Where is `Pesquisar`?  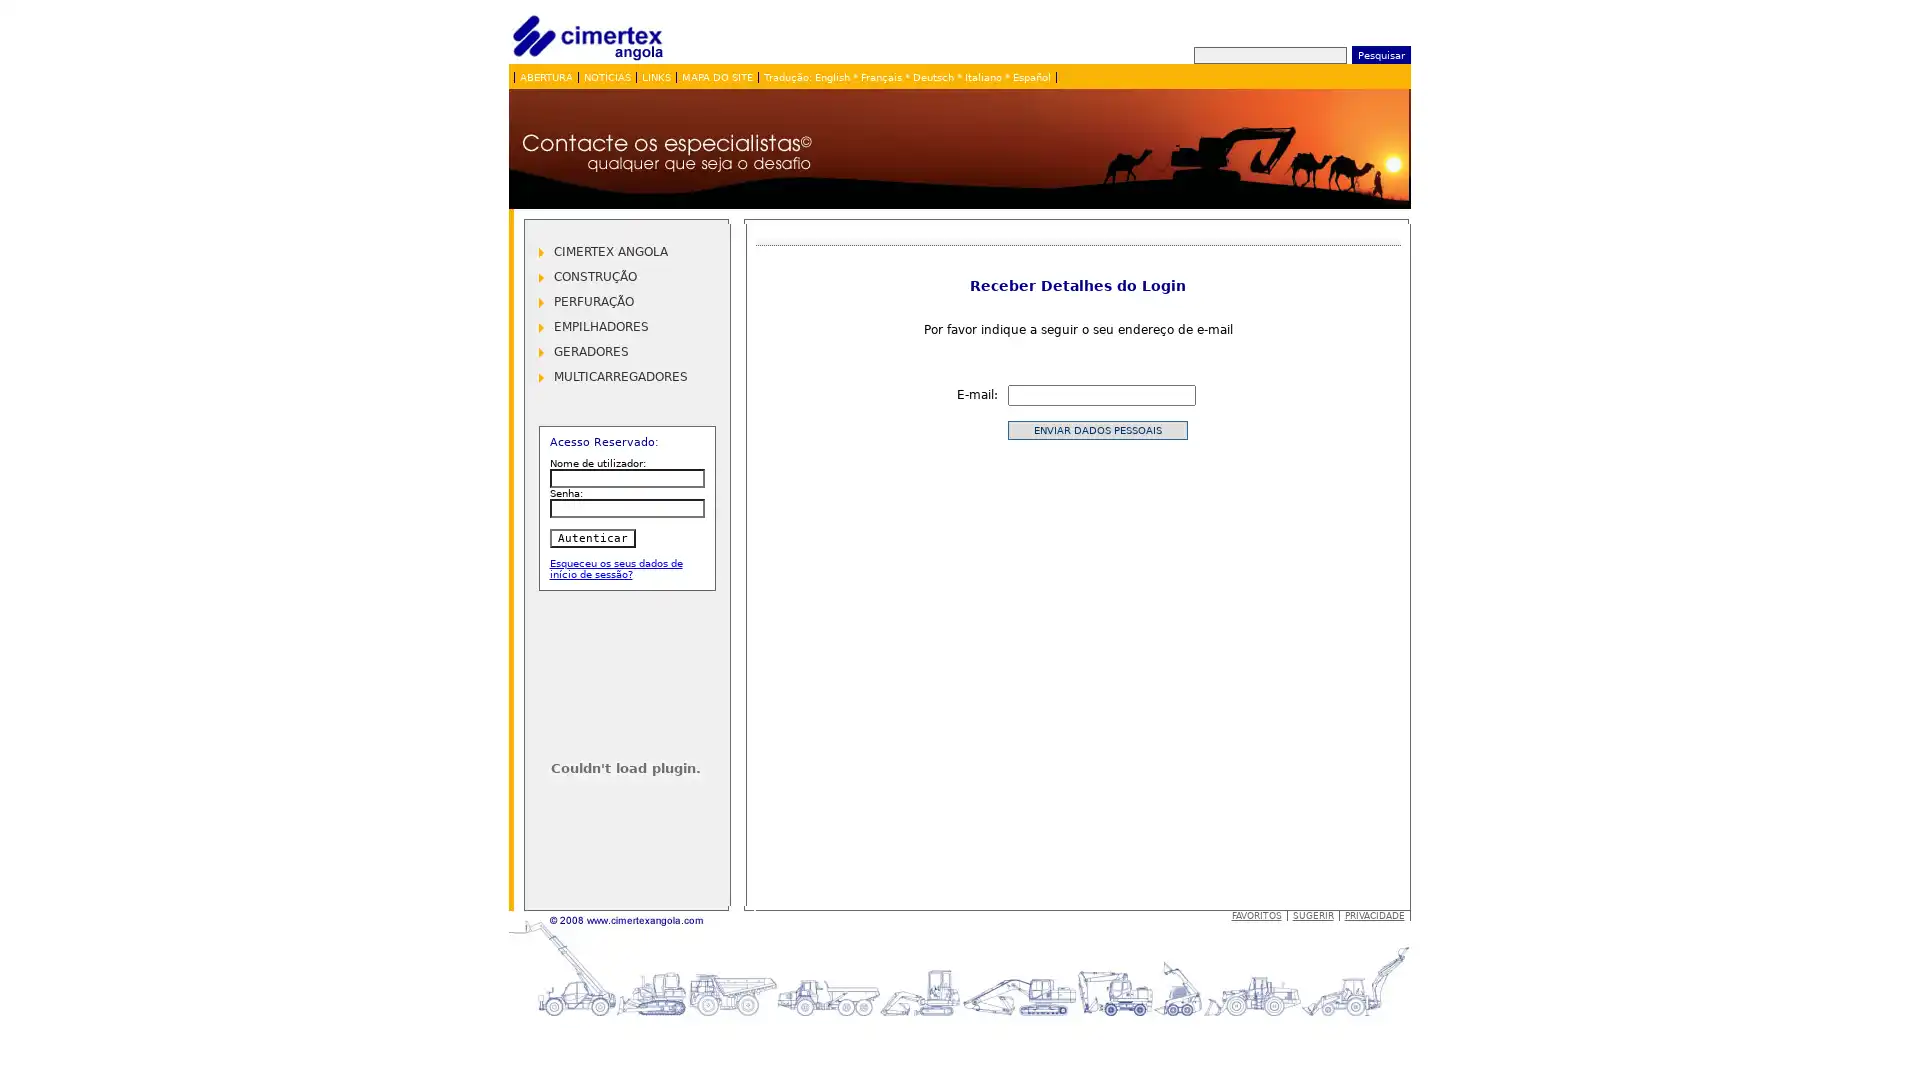
Pesquisar is located at coordinates (1379, 53).